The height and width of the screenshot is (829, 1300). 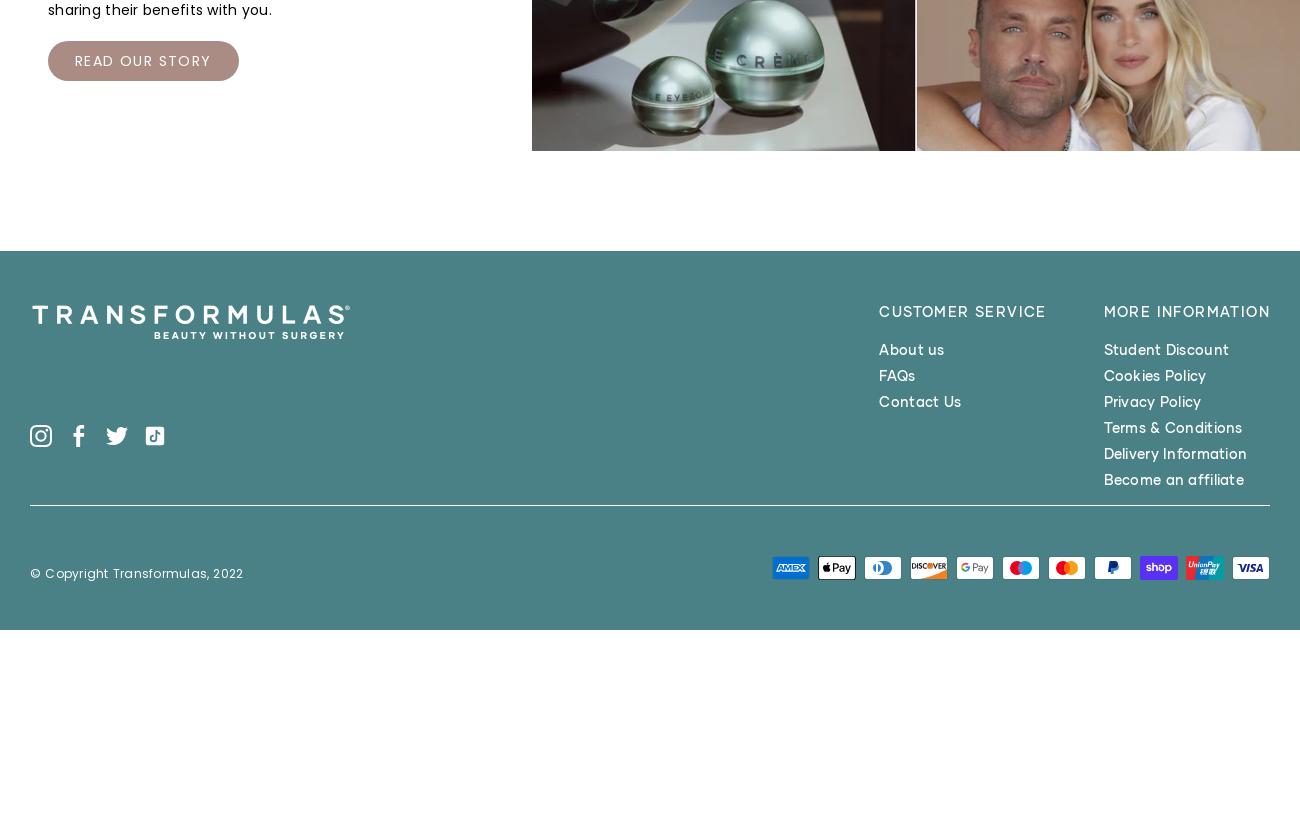 What do you see at coordinates (142, 60) in the screenshot?
I see `'READ OUR STORY'` at bounding box center [142, 60].